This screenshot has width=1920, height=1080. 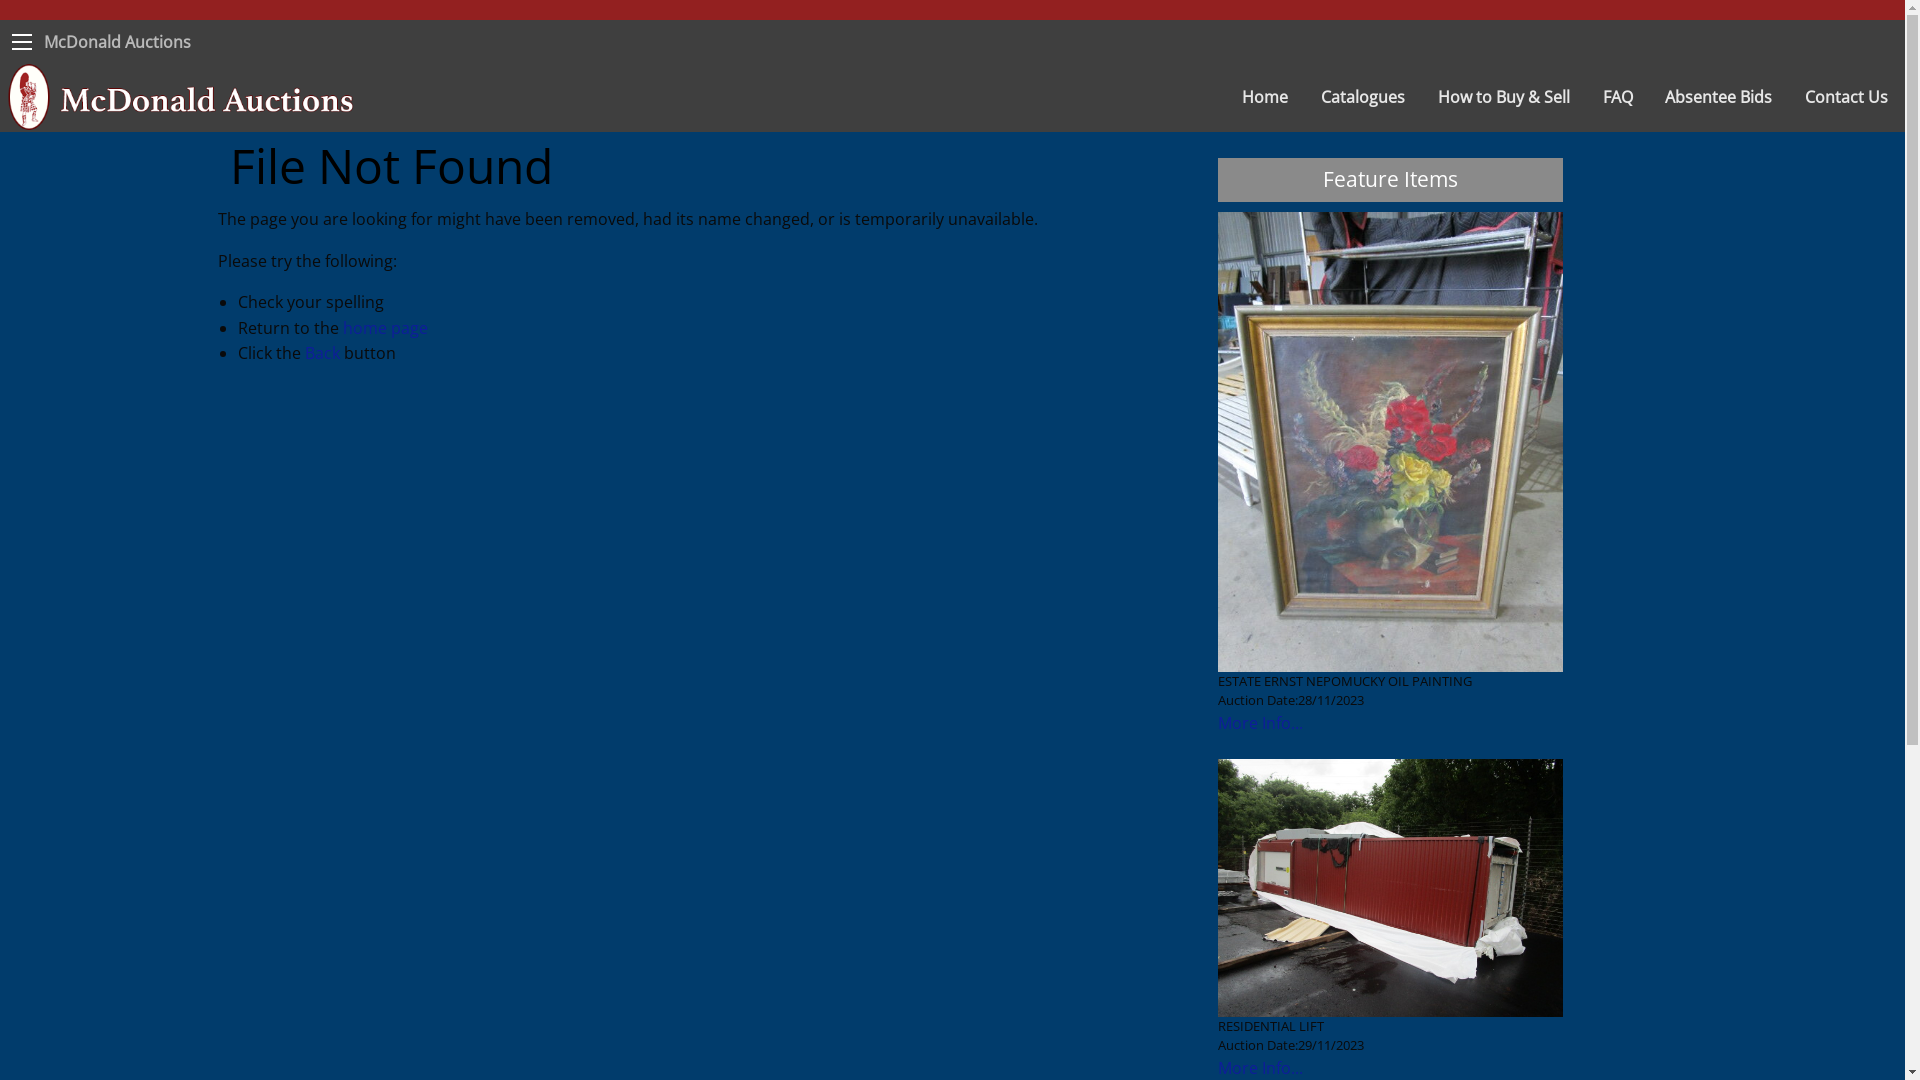 What do you see at coordinates (1264, 96) in the screenshot?
I see `'Home'` at bounding box center [1264, 96].